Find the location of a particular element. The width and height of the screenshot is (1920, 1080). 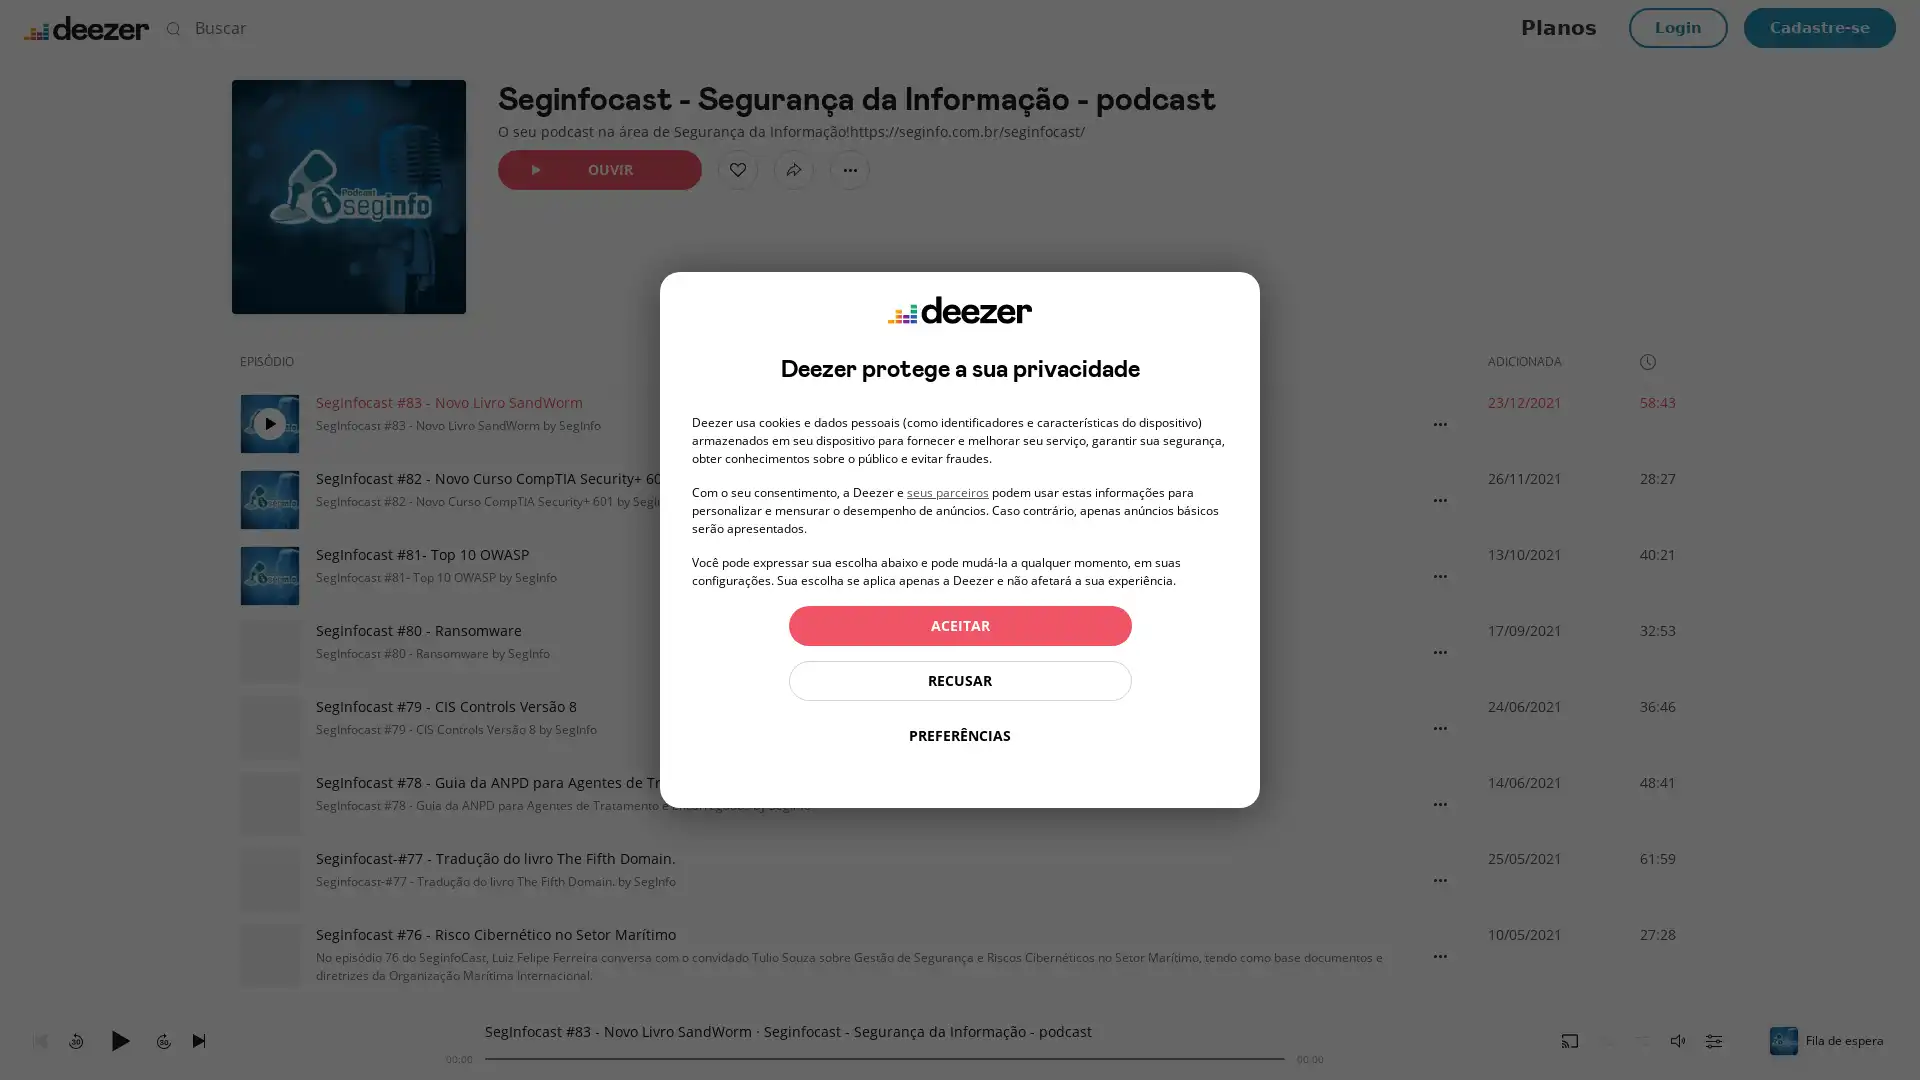

Tocar SegInfocast #75  LGPD: Impactos na Sociedade e a Jornada de Adequacao das Empresas por Seginfocast - Seguranca da Informacao - podcast is located at coordinates (268, 1032).